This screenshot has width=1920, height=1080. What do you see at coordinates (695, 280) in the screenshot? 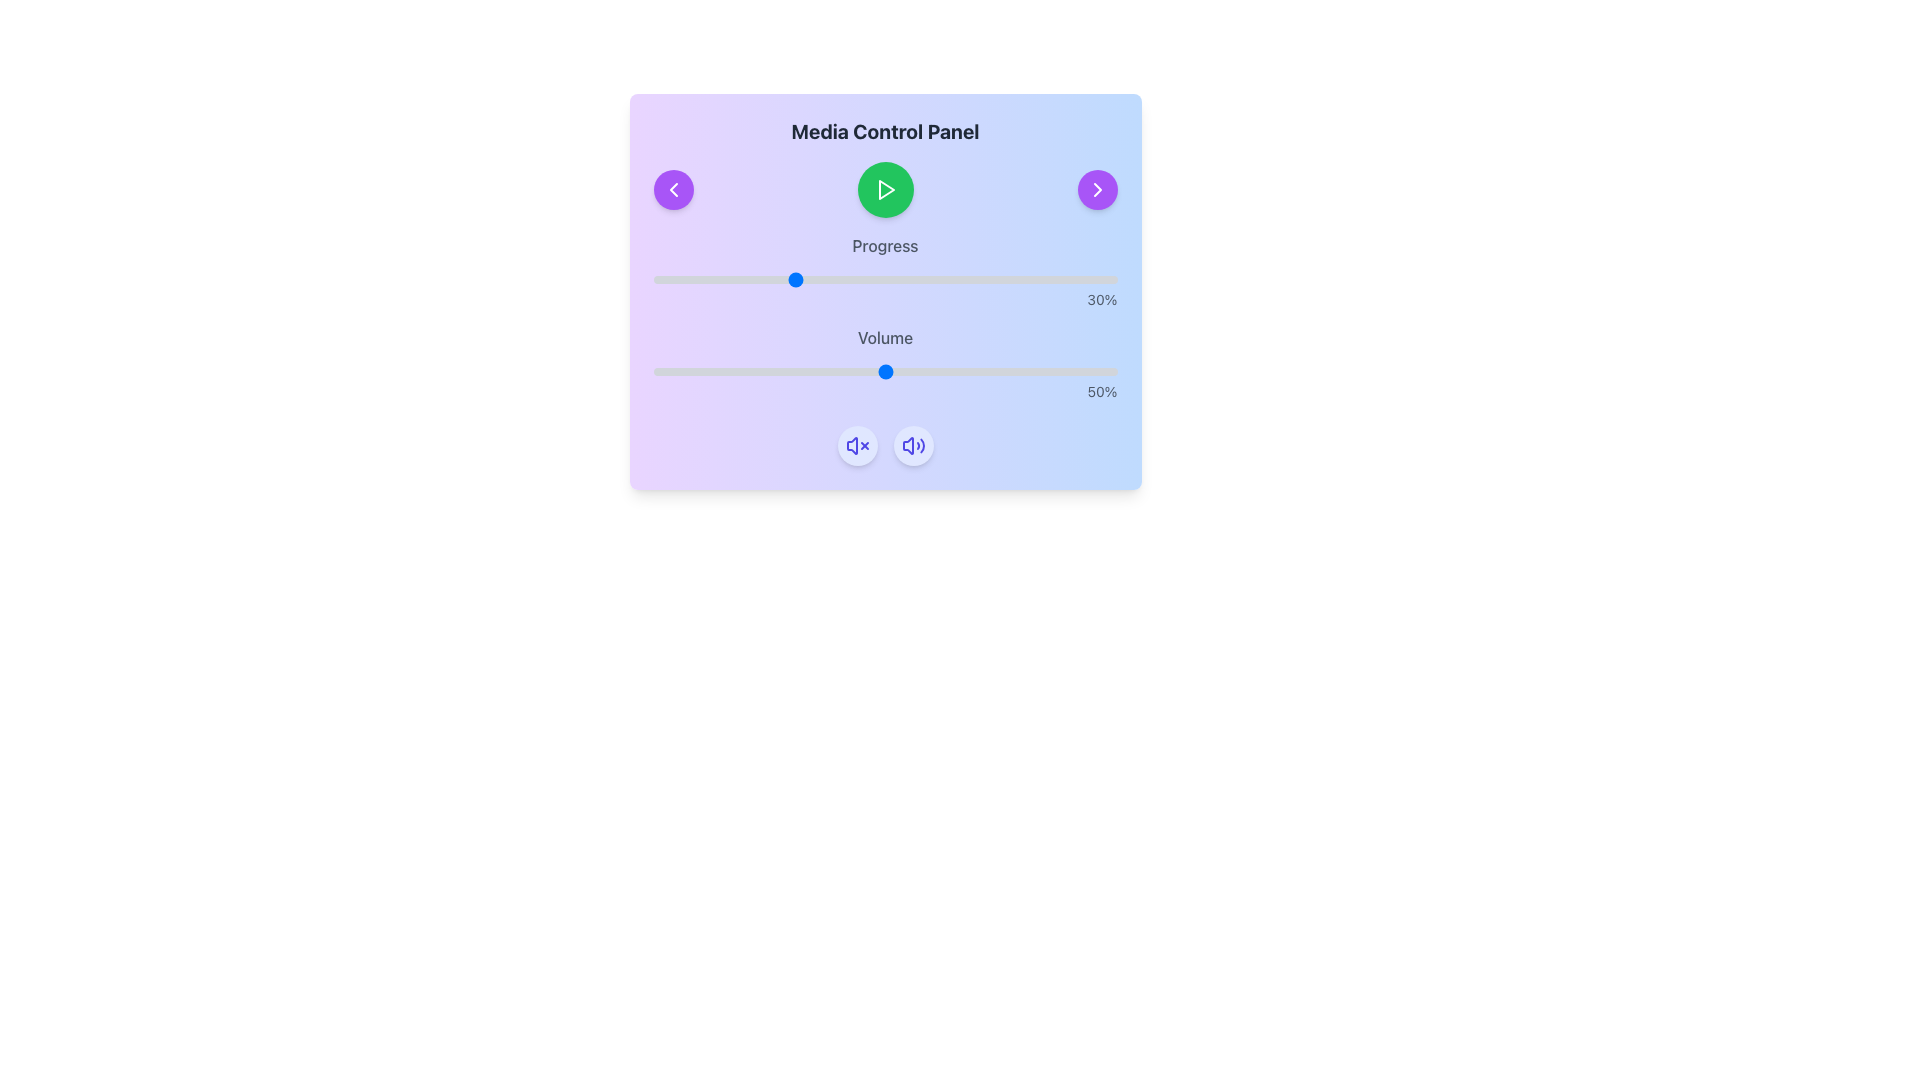
I see `progress` at bounding box center [695, 280].